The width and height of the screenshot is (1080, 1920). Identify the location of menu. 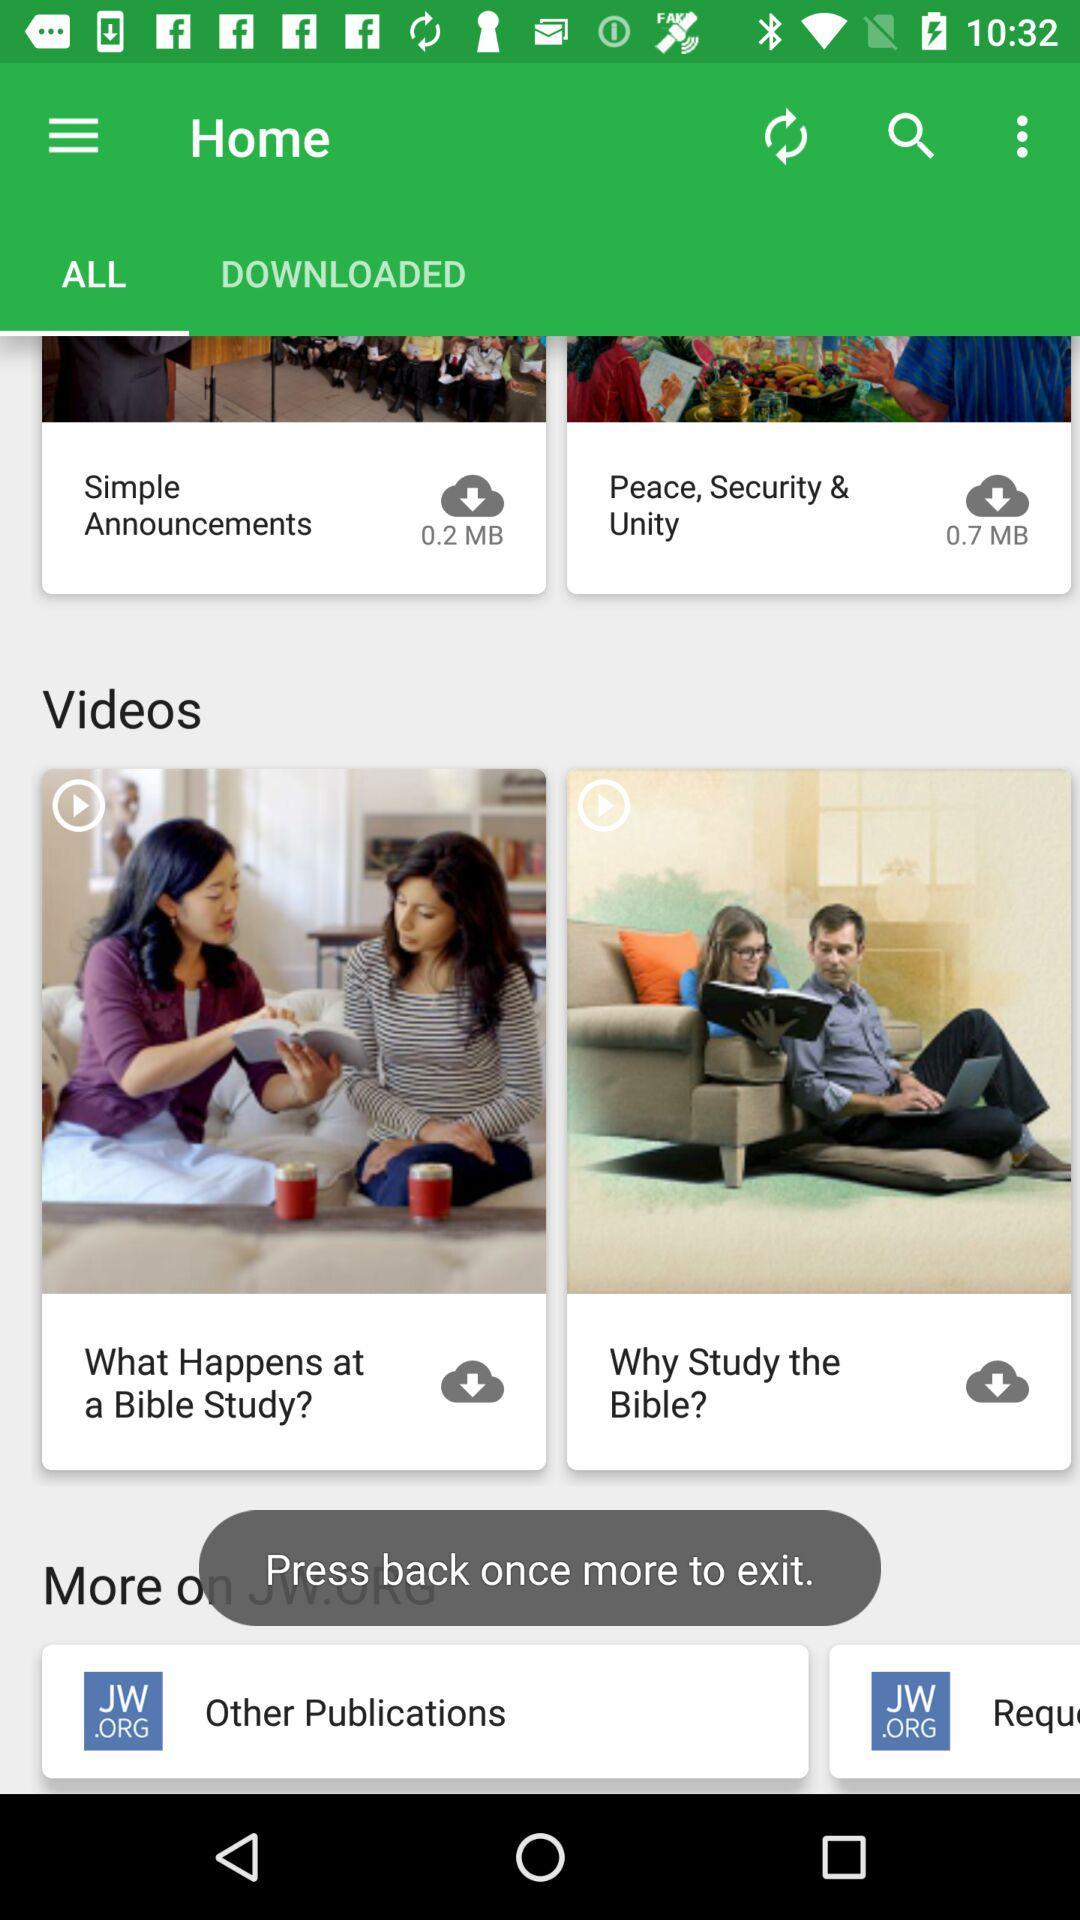
(72, 135).